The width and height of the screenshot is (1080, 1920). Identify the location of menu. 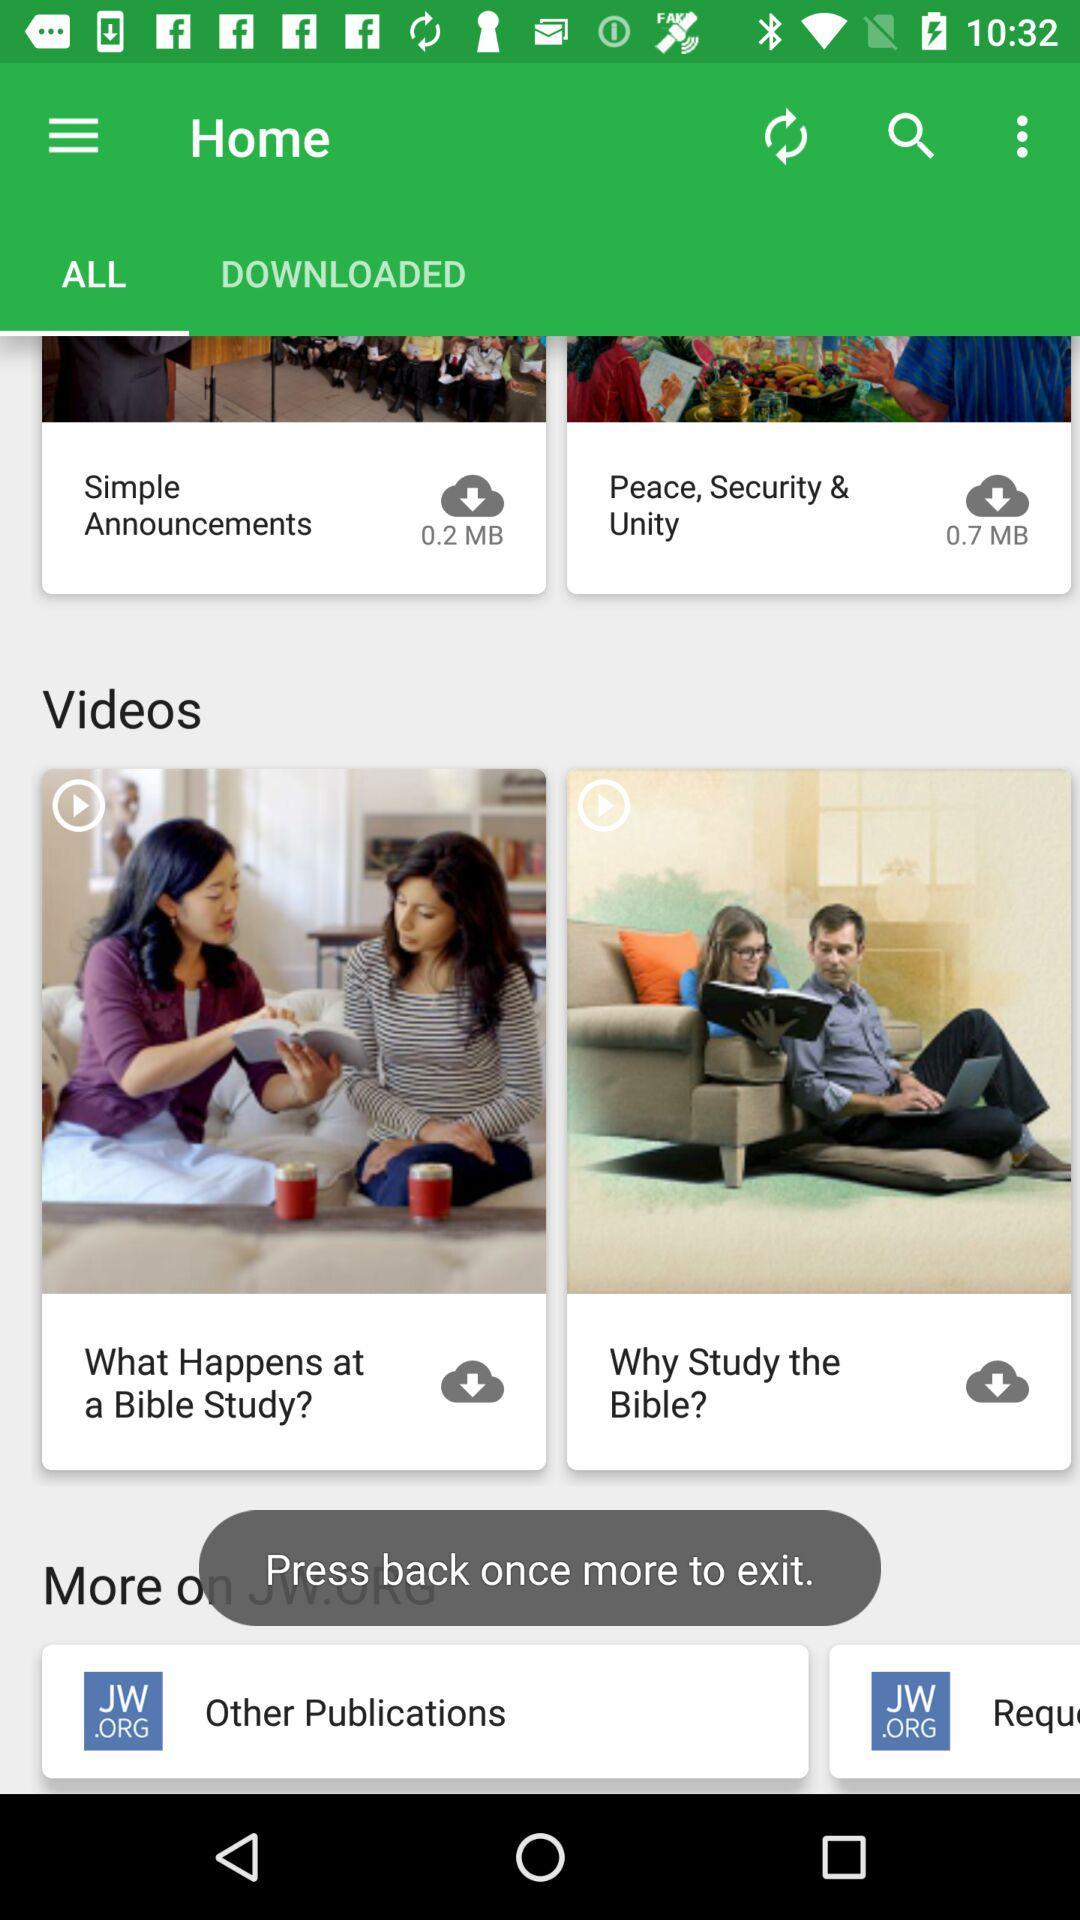
(72, 135).